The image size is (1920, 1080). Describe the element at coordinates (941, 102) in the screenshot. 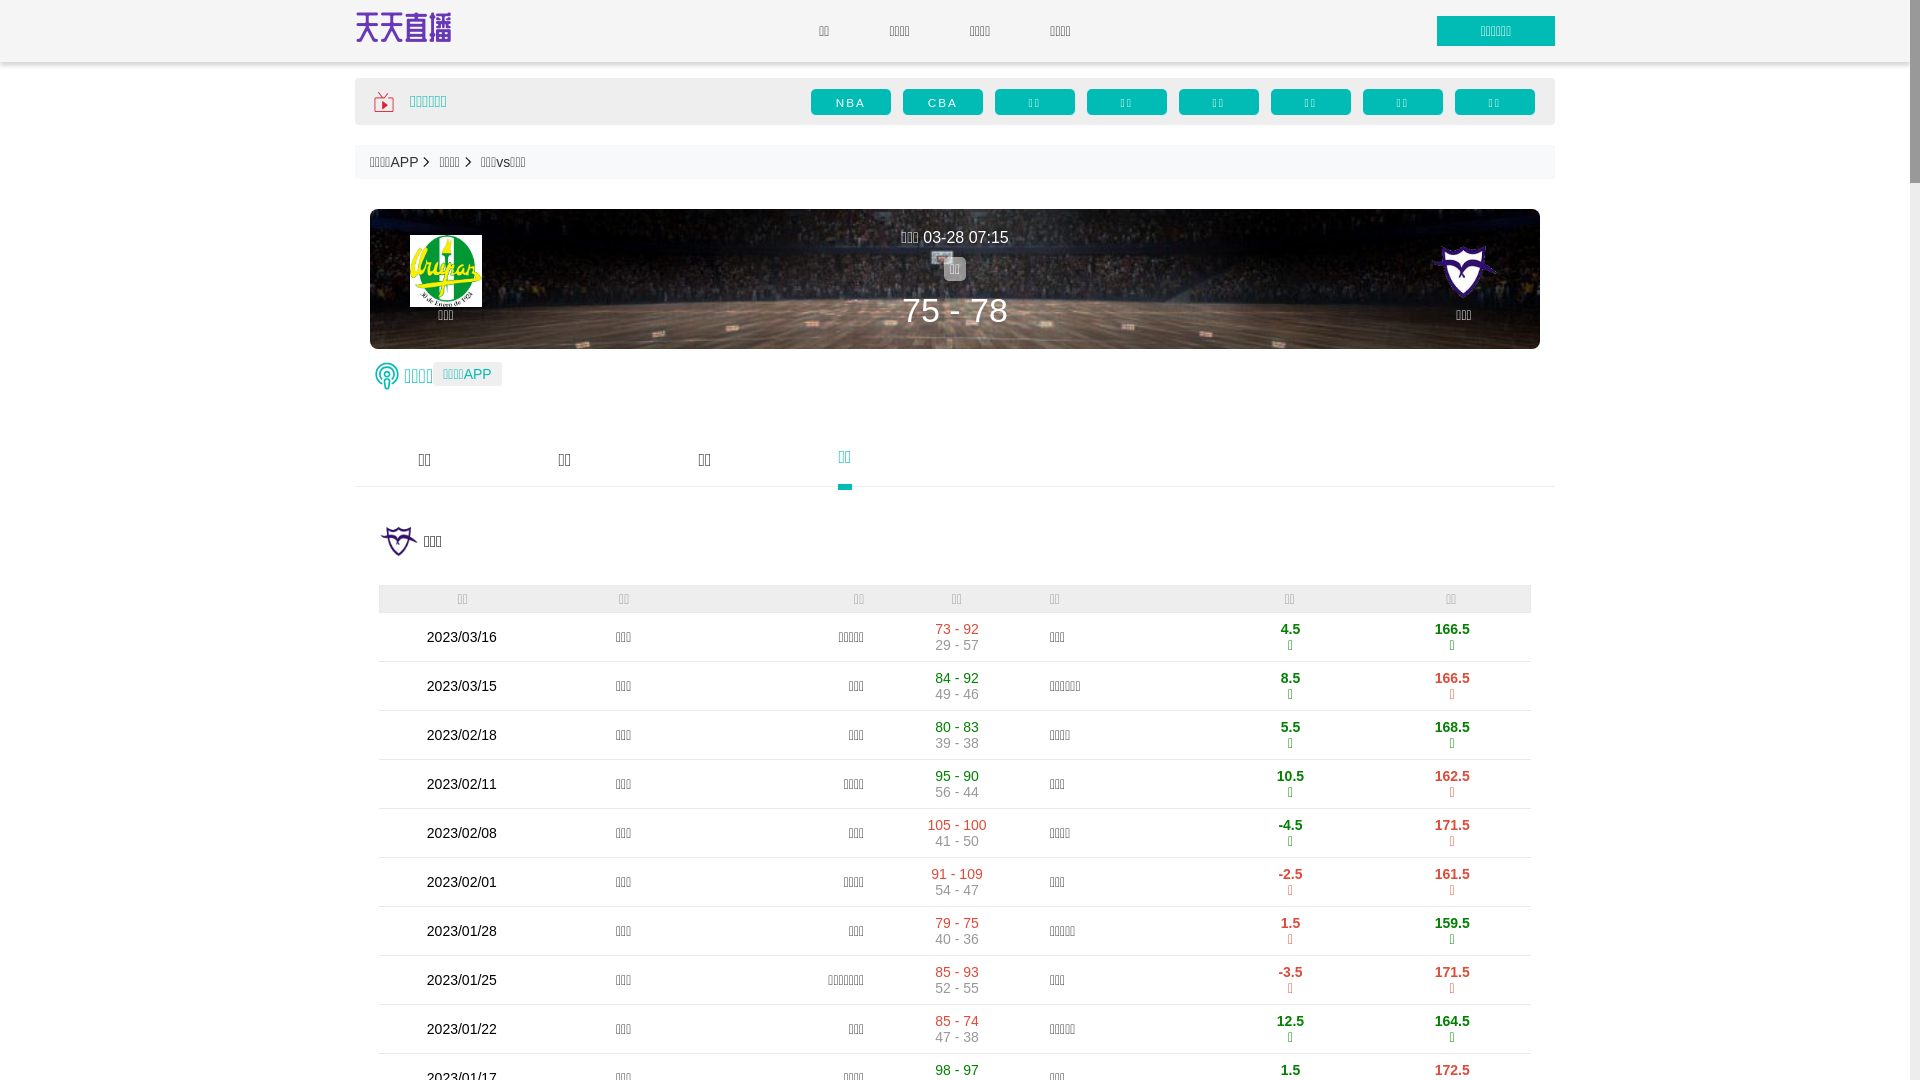

I see `'CBA'` at that location.